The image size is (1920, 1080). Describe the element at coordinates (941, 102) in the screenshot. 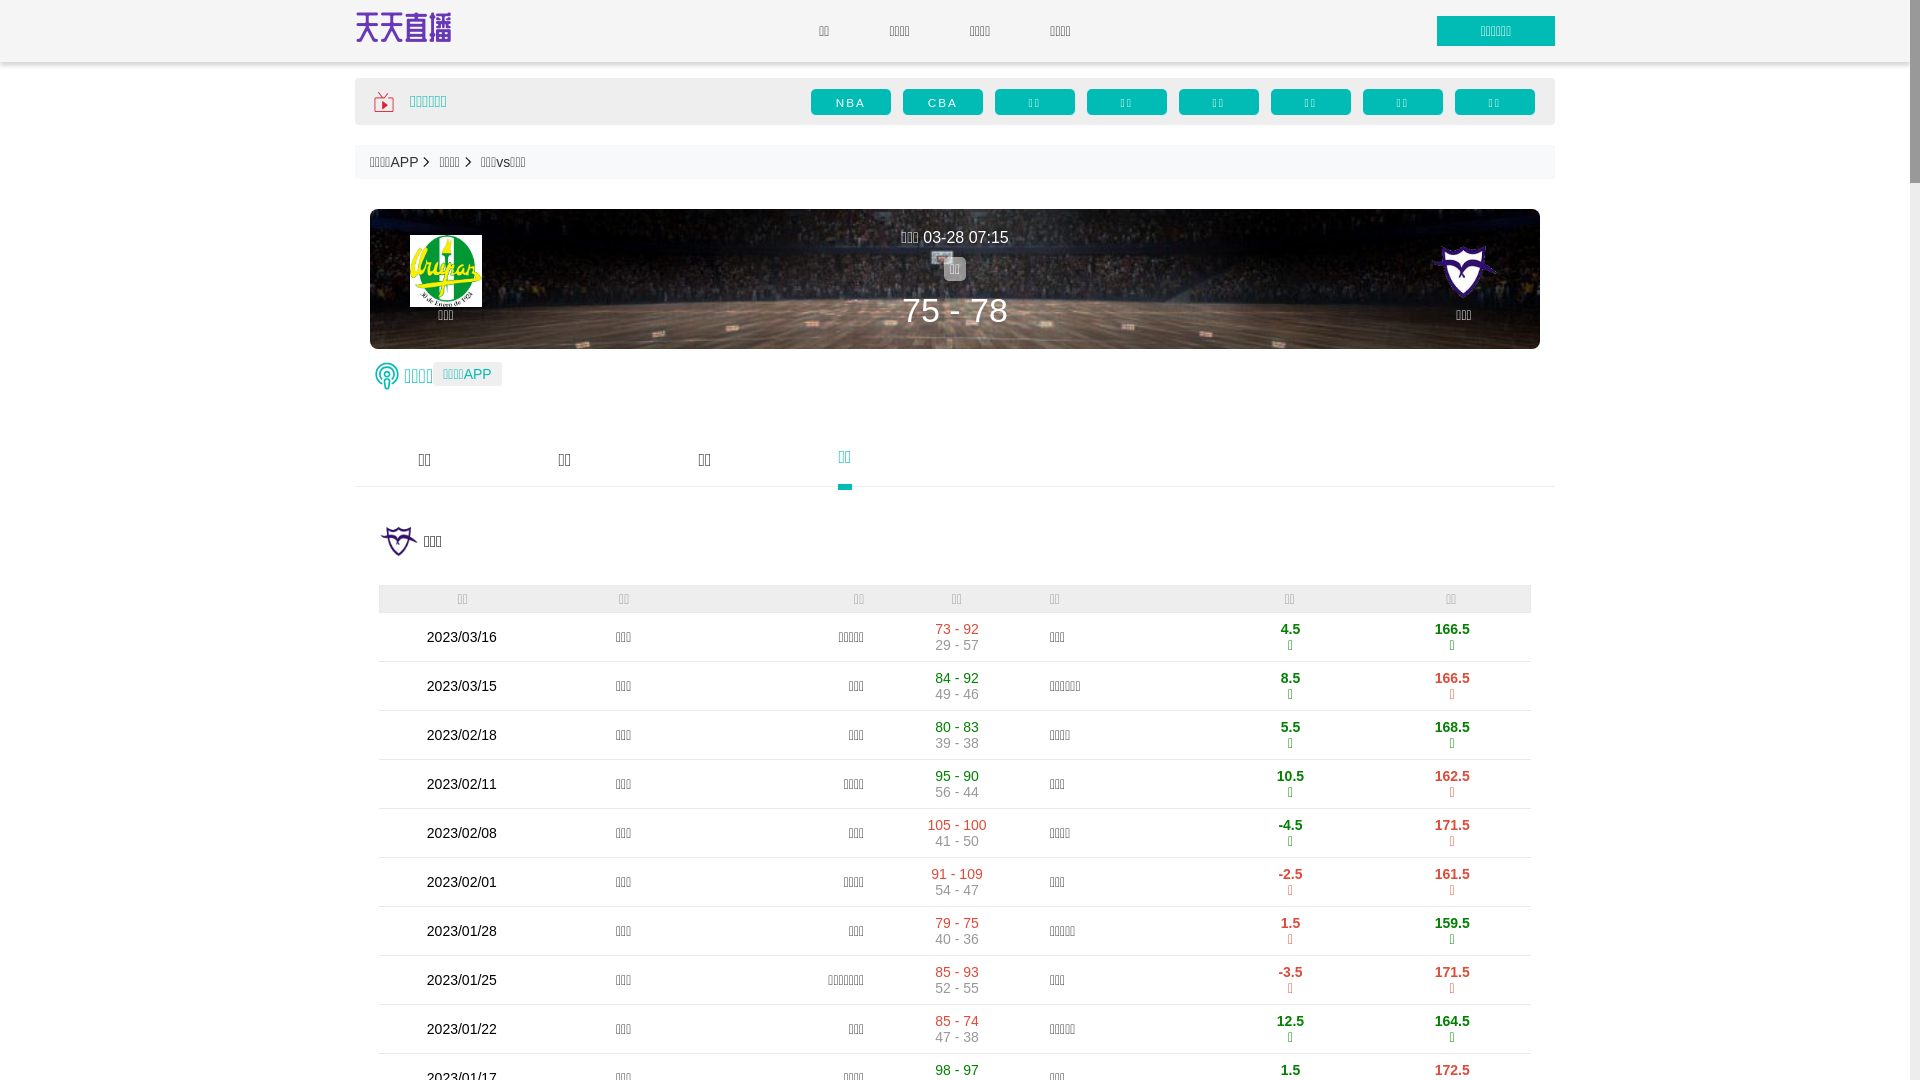

I see `'CBA'` at that location.